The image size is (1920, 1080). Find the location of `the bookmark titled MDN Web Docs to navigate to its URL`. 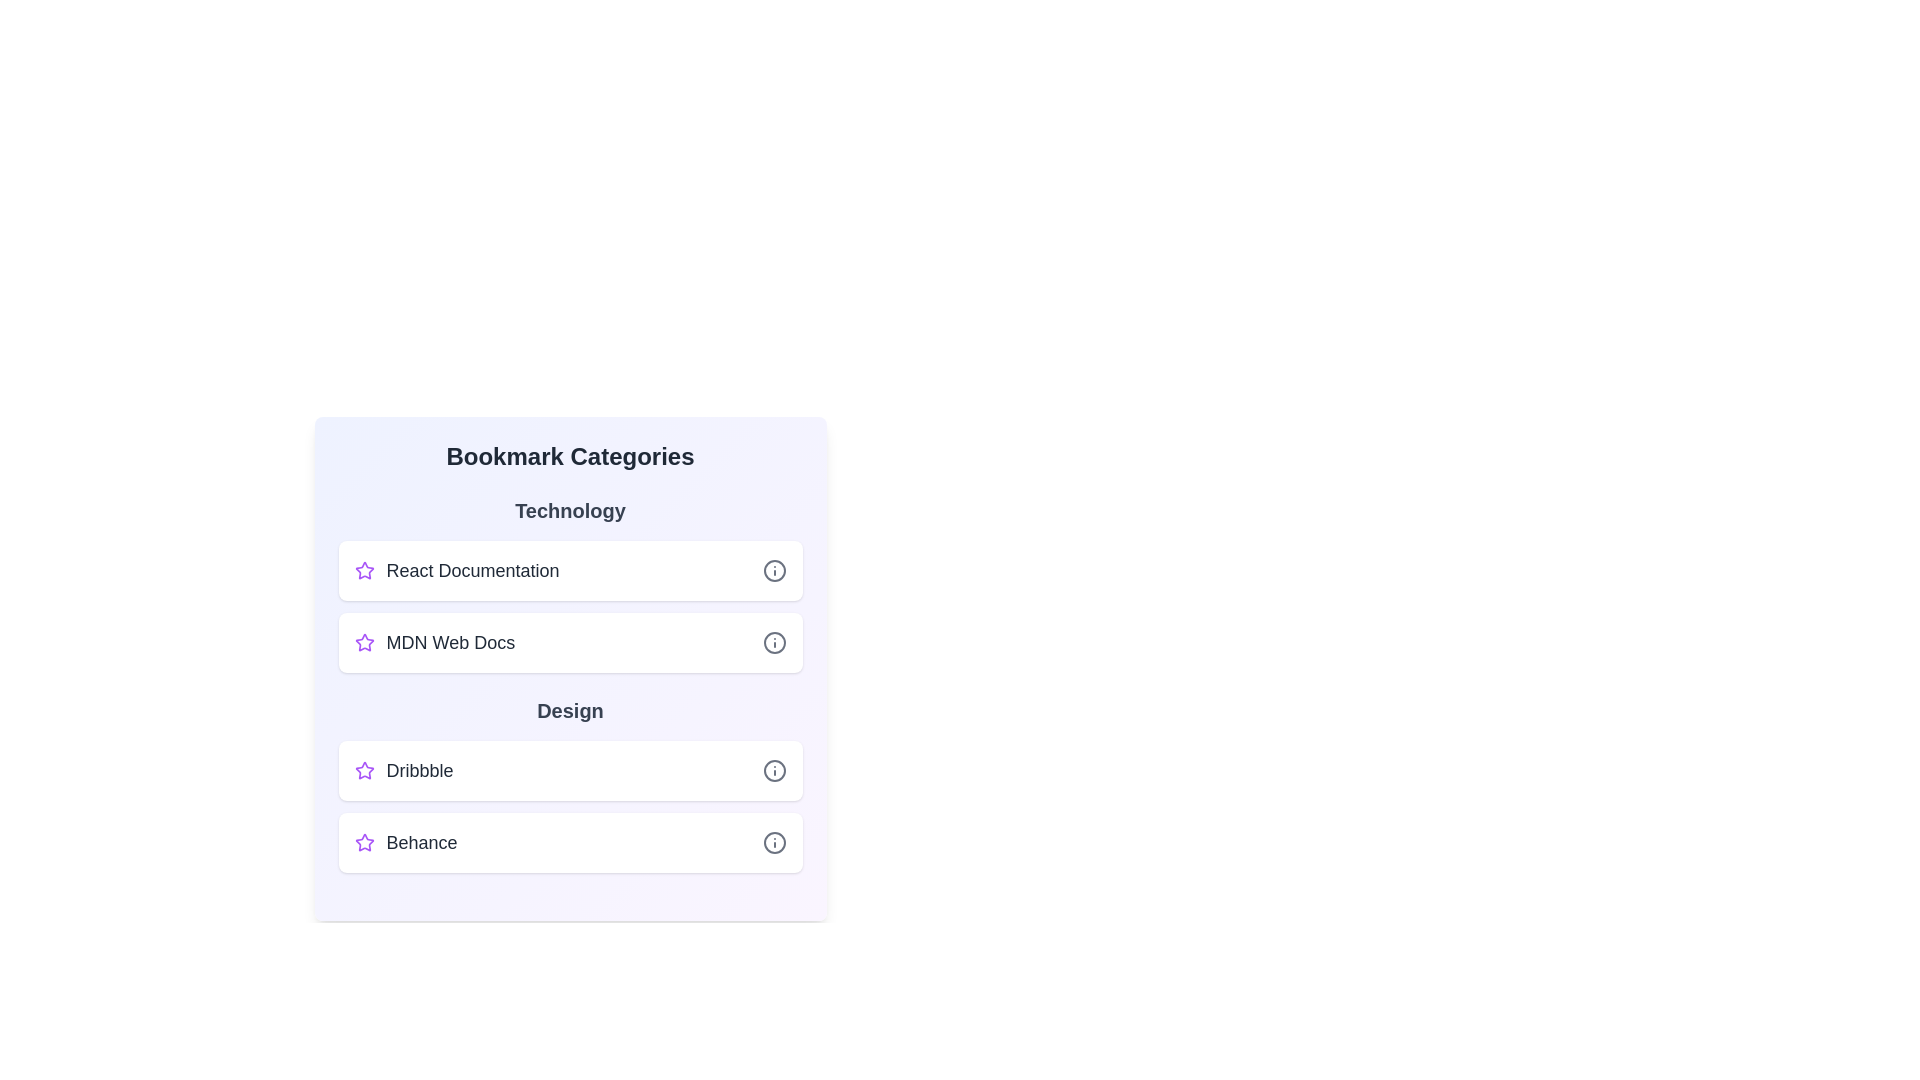

the bookmark titled MDN Web Docs to navigate to its URL is located at coordinates (449, 643).